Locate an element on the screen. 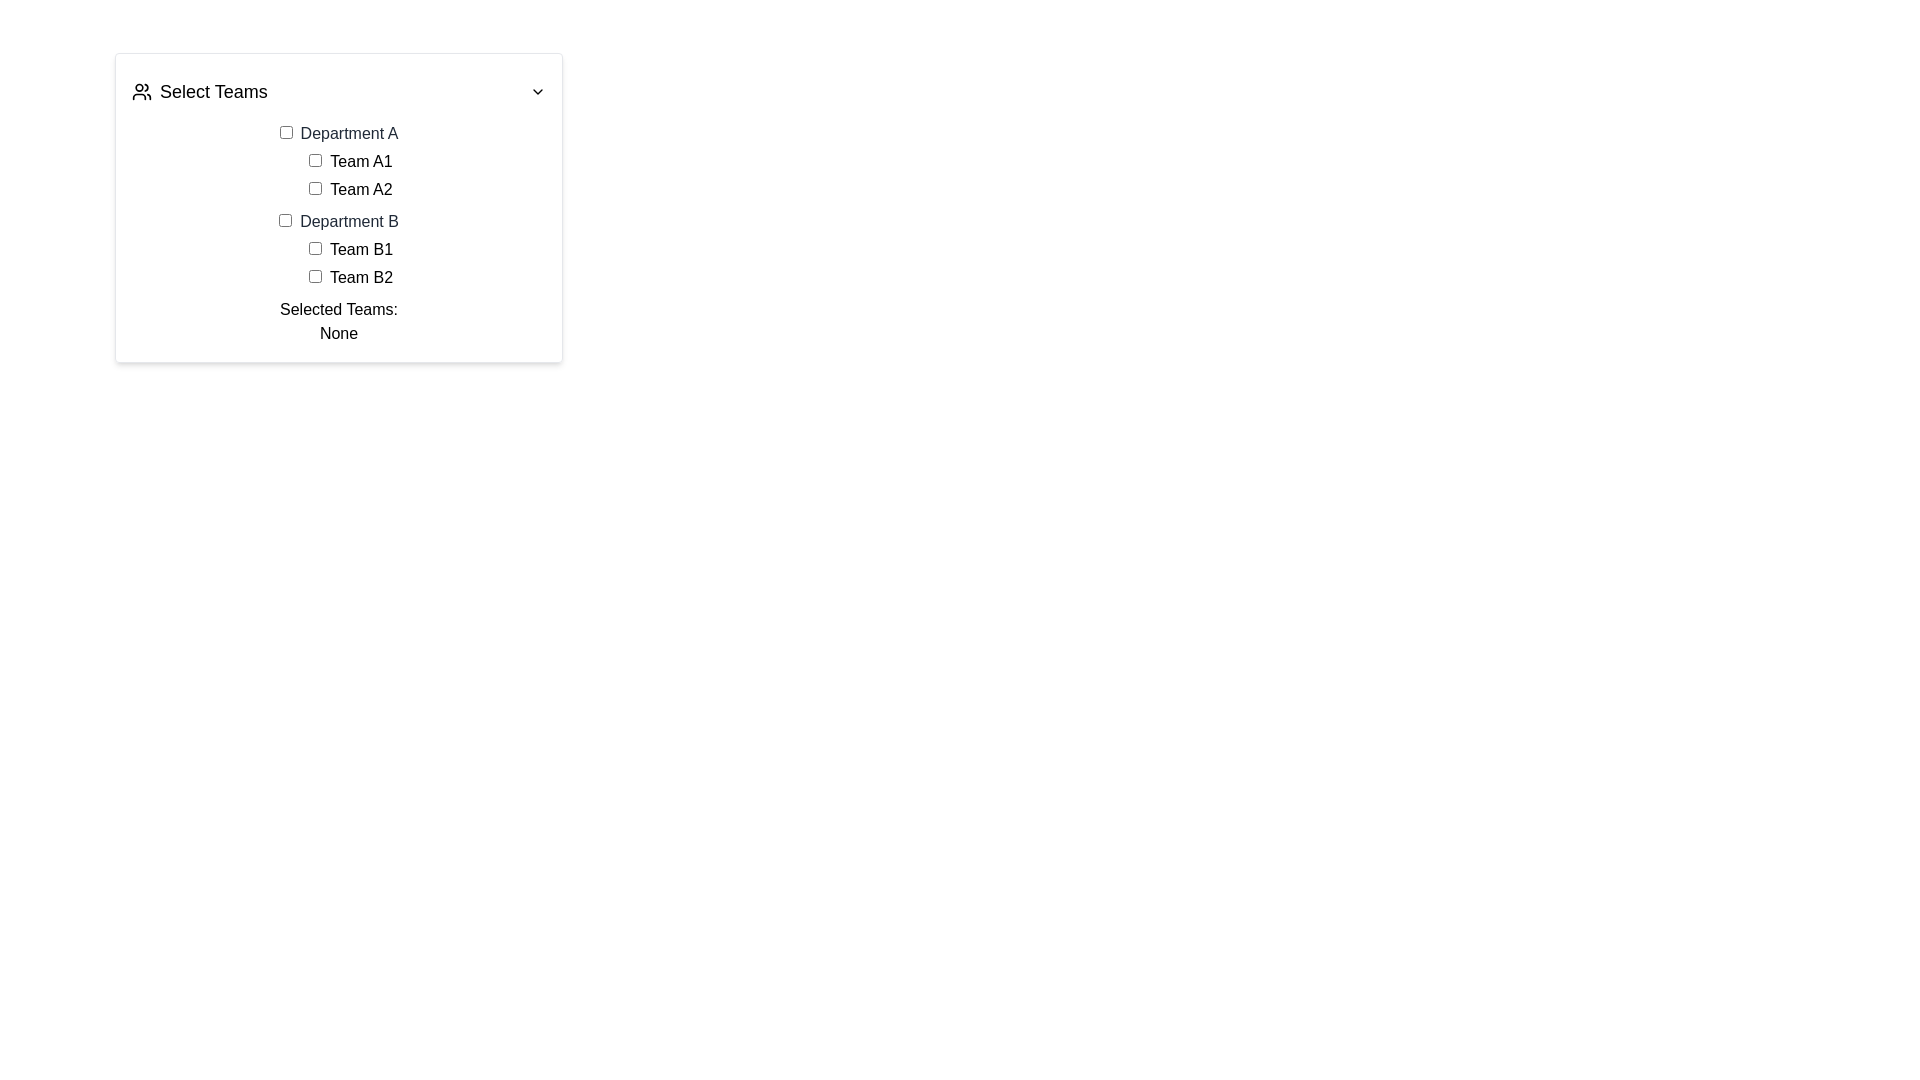 The image size is (1920, 1080). text label indicating the current selection status, which shows that no teams are selected, positioned below 'Selected Teams:' in the modal interface is located at coordinates (339, 333).